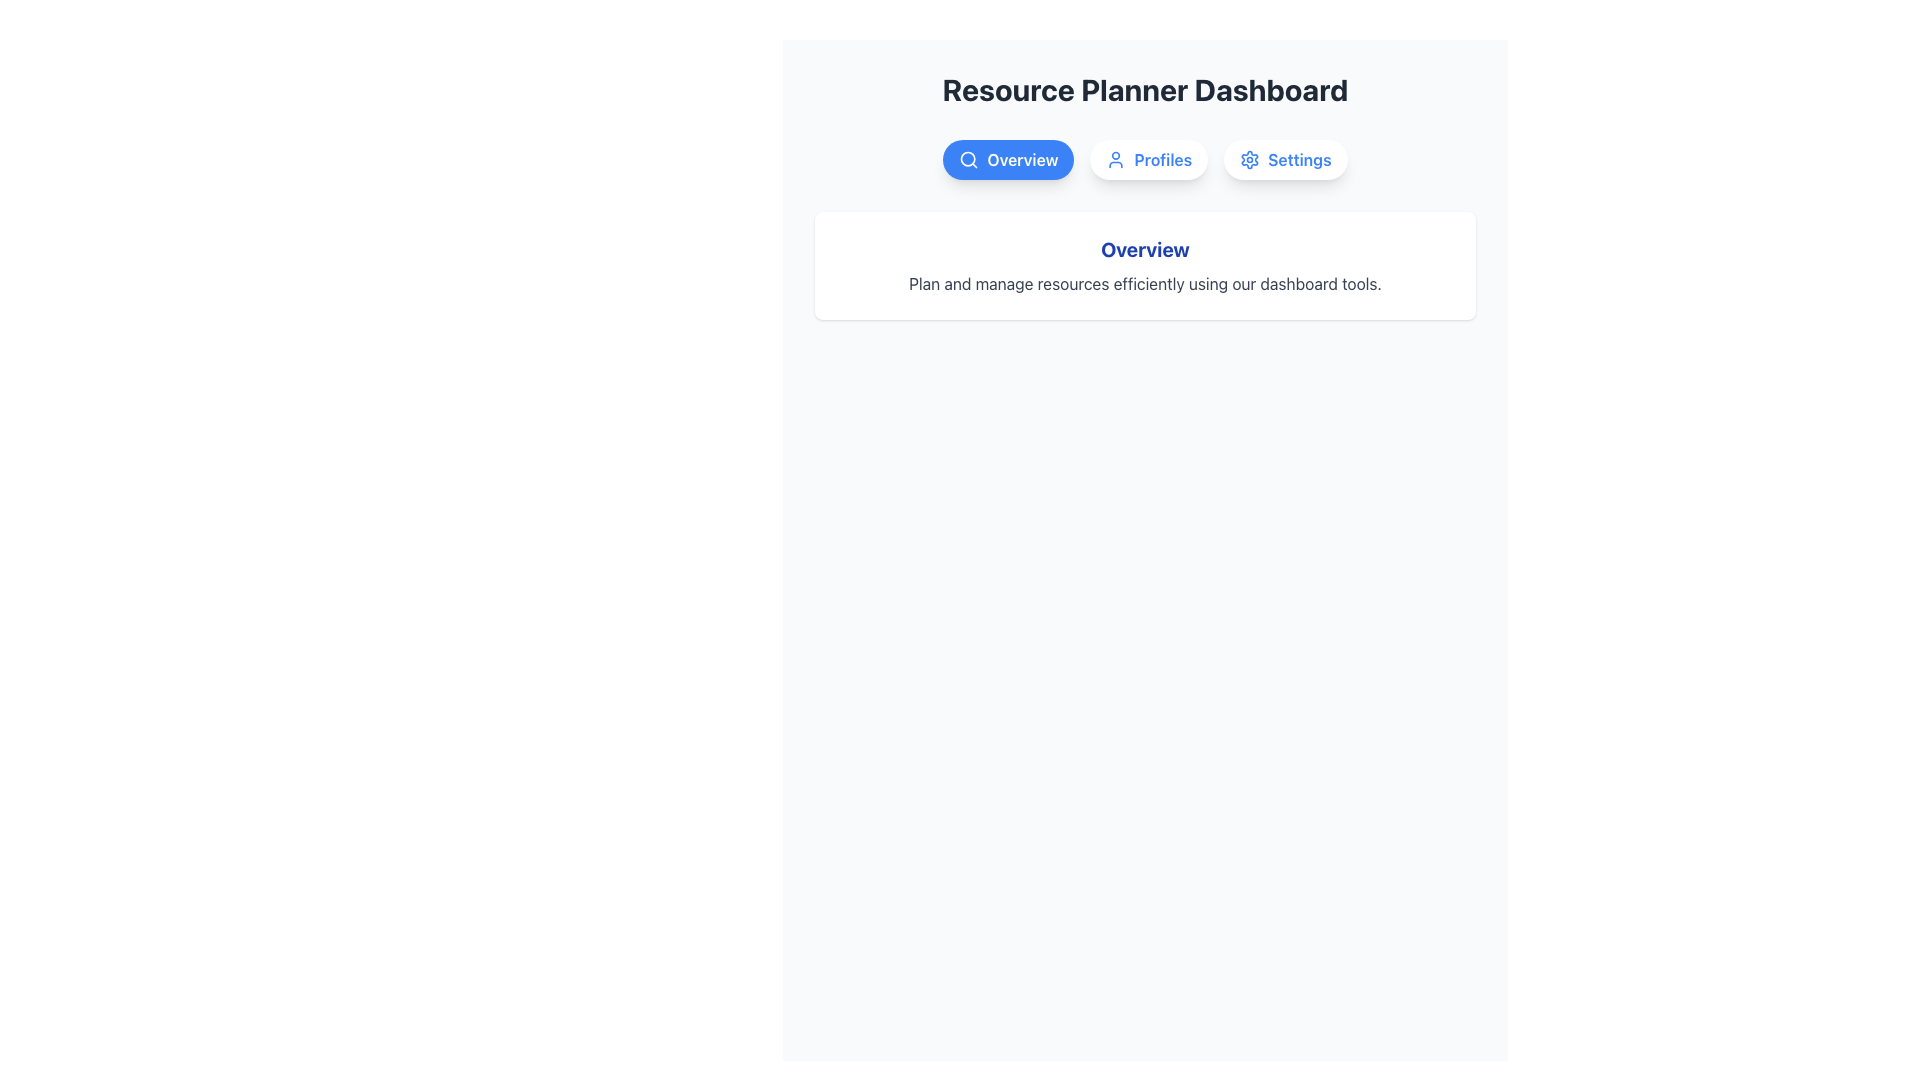 The height and width of the screenshot is (1080, 1920). Describe the element at coordinates (1008, 158) in the screenshot. I see `the 'Overview' button, which is the first button in a row of three buttons at the top center of the interface` at that location.